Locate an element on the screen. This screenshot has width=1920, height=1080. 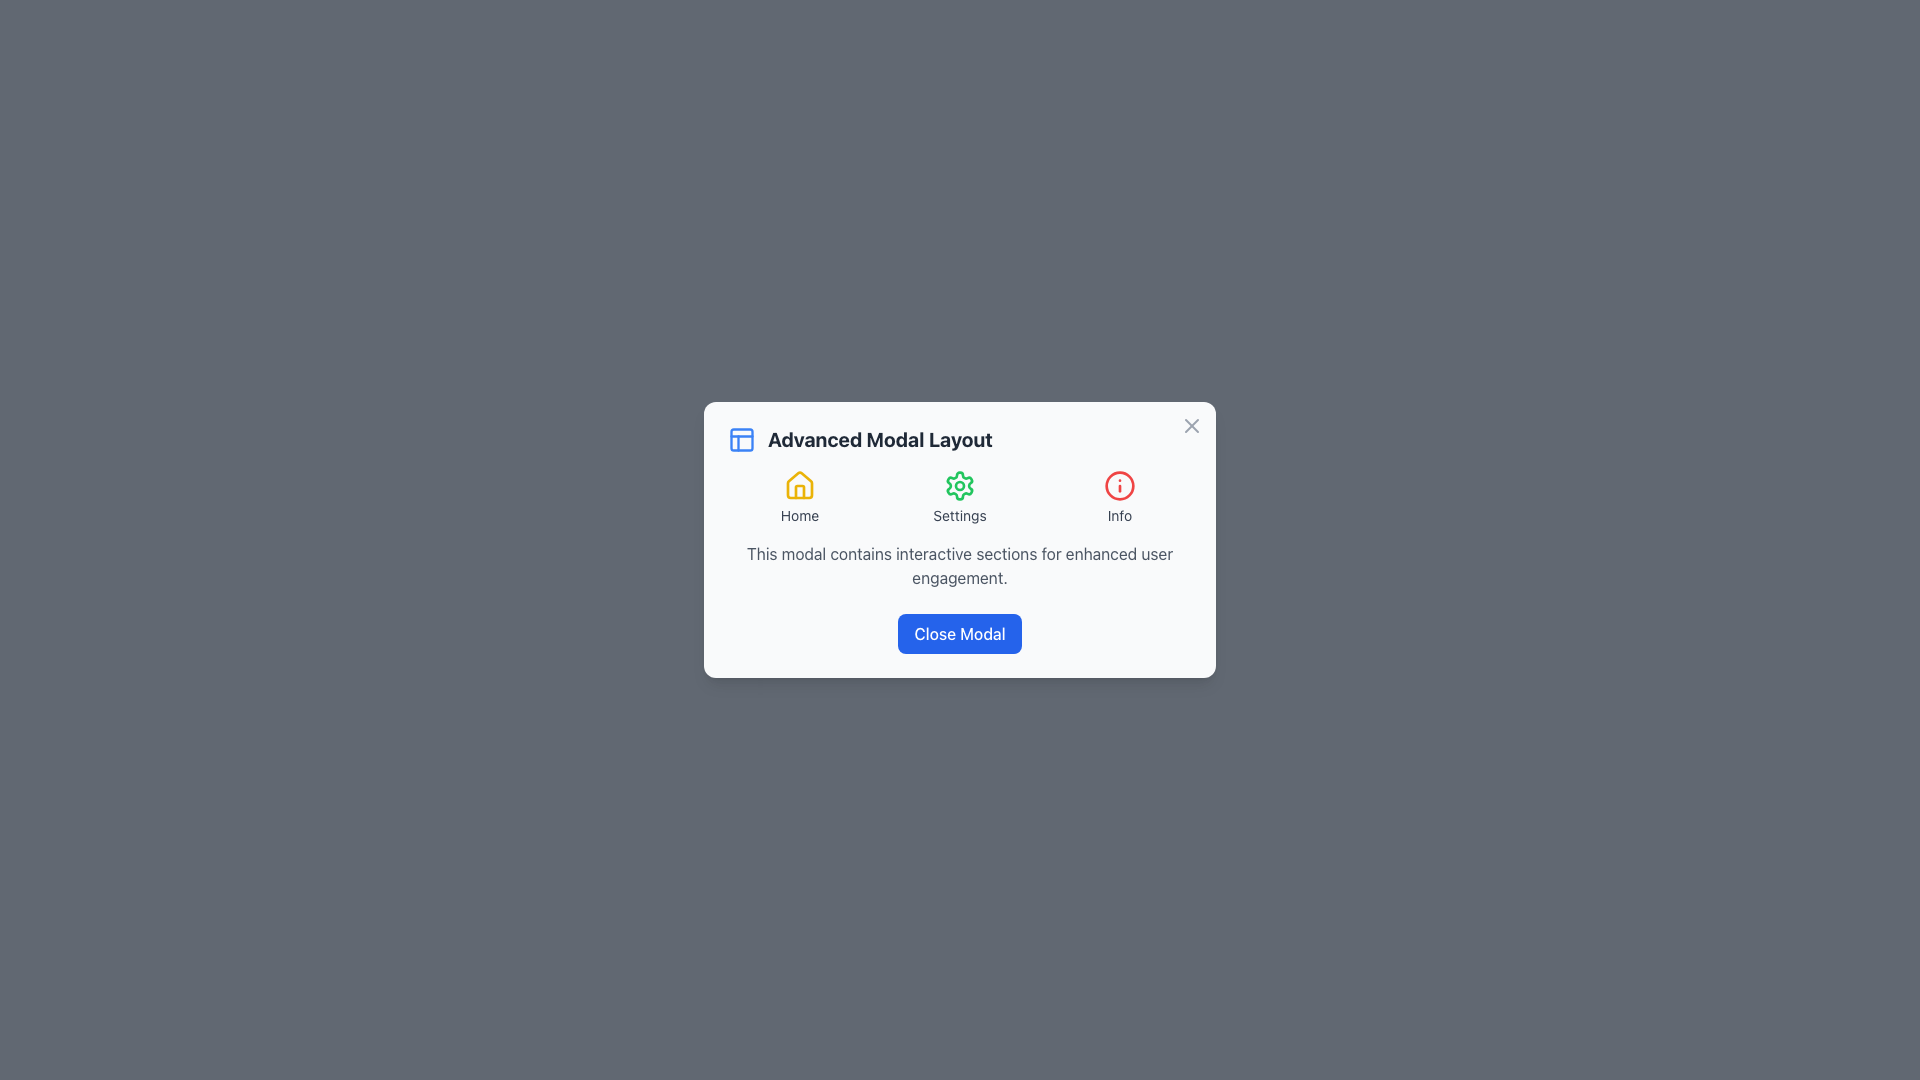
the 'Close Modal' button, which is a rectangular button with a blue background and white text, located at the bottom center of the modal window is located at coordinates (960, 633).